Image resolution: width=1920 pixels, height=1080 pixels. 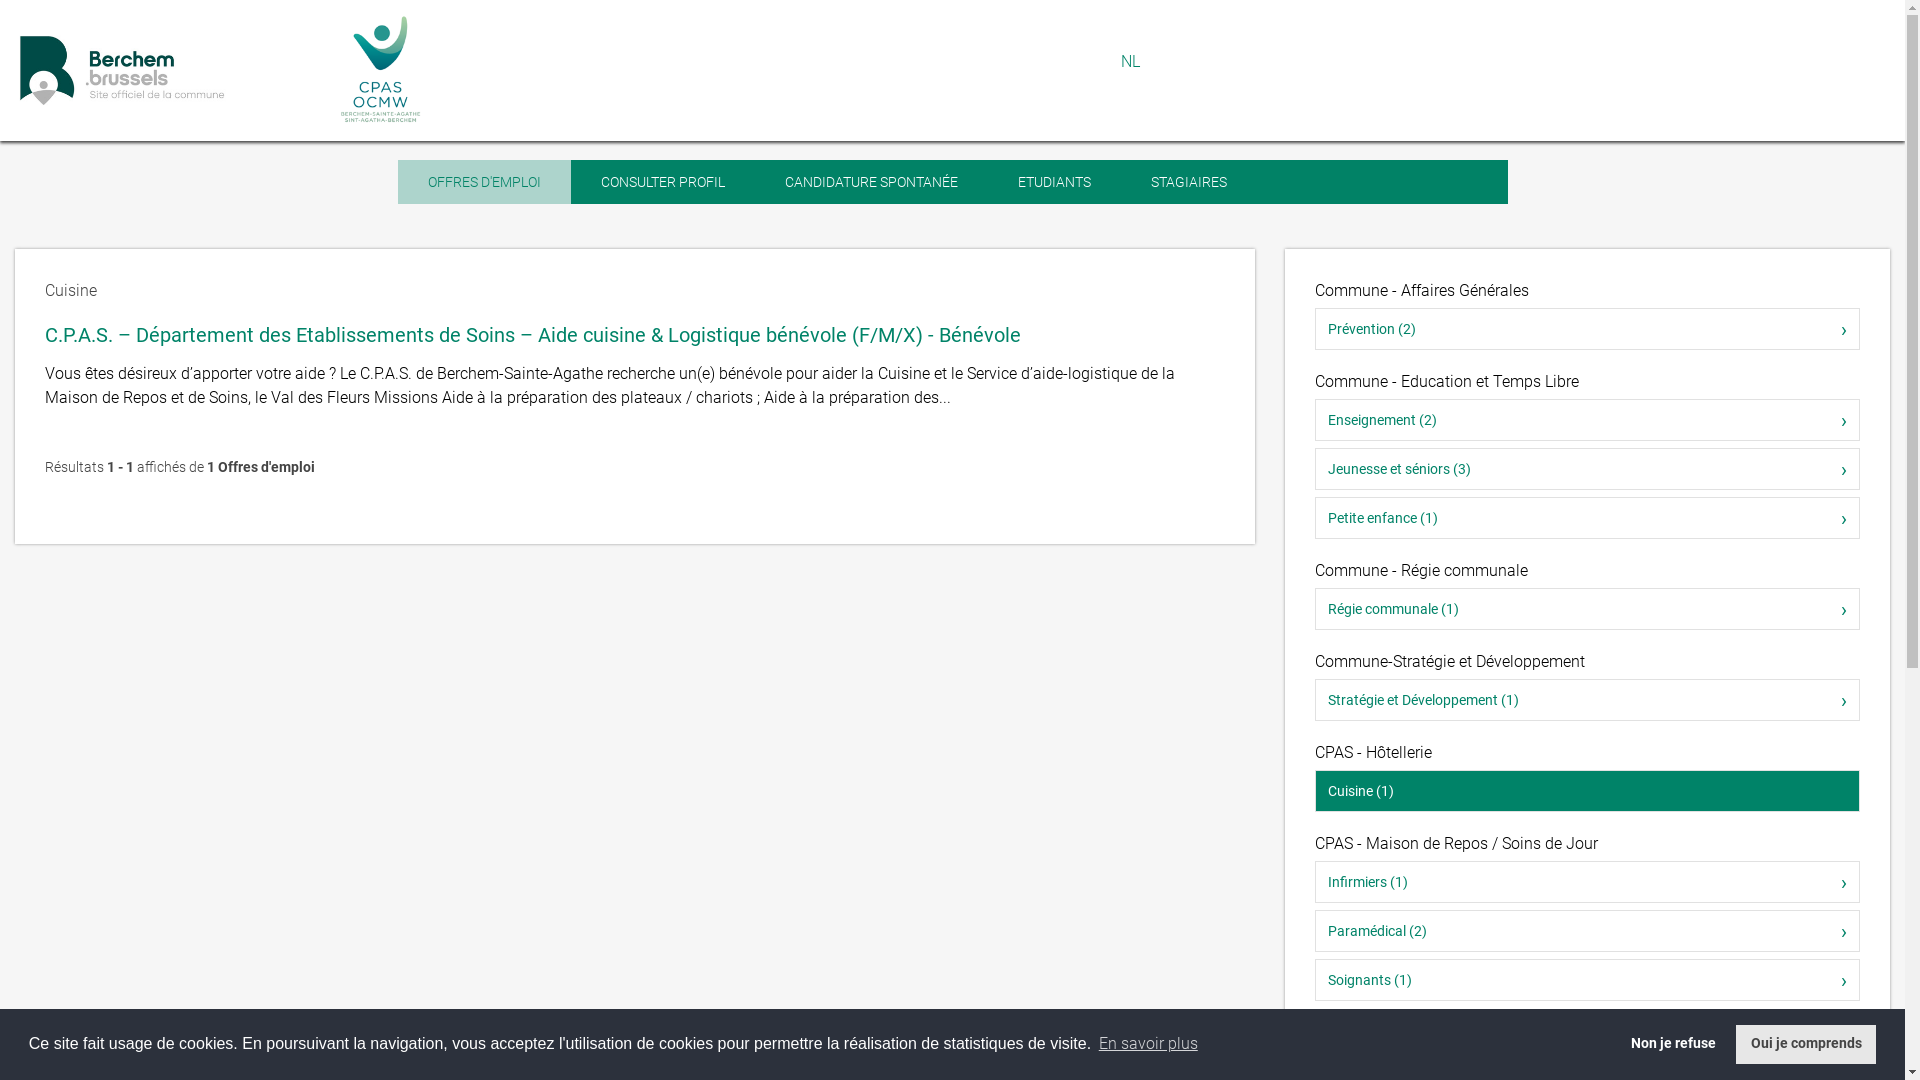 I want to click on 'CONSULTER PROFIL', so click(x=662, y=181).